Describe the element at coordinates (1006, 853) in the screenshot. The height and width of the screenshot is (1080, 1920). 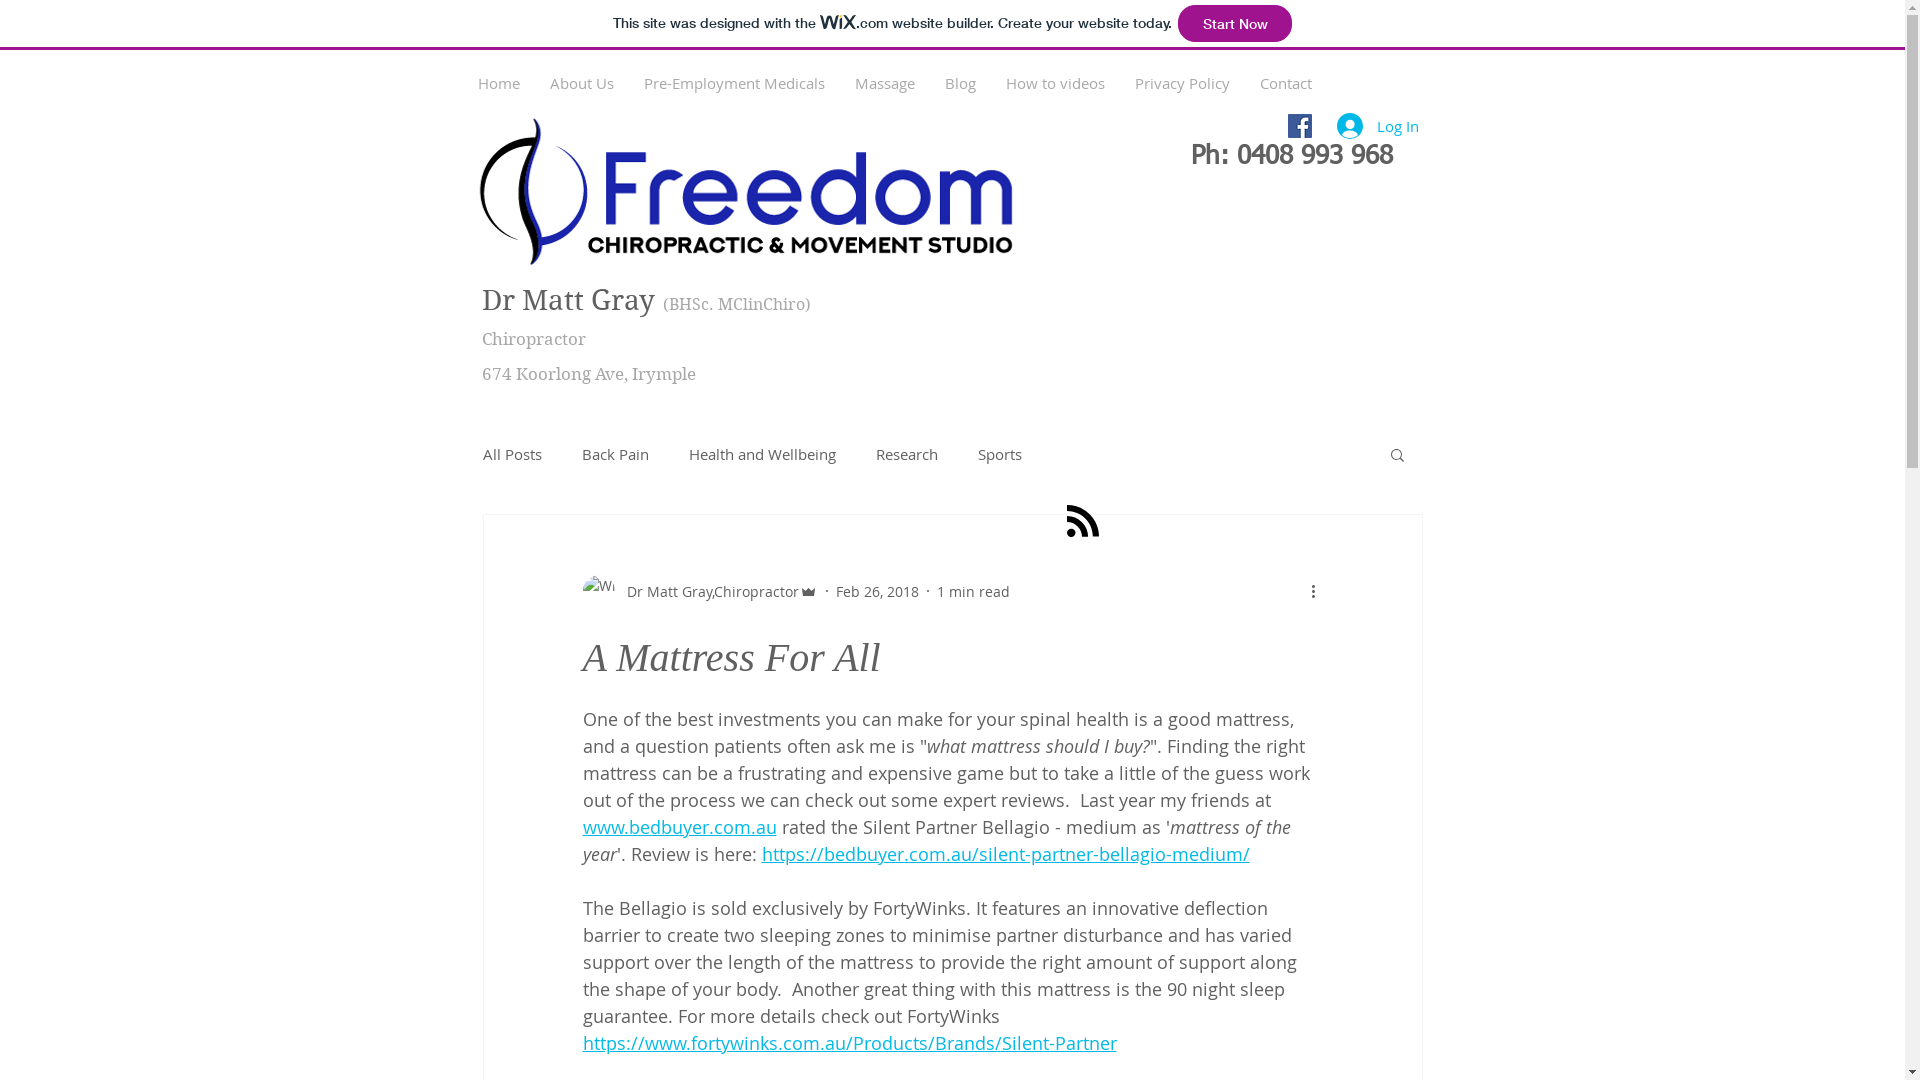
I see `'https://bedbuyer.com.au/silent-partner-bellagio-medium/'` at that location.